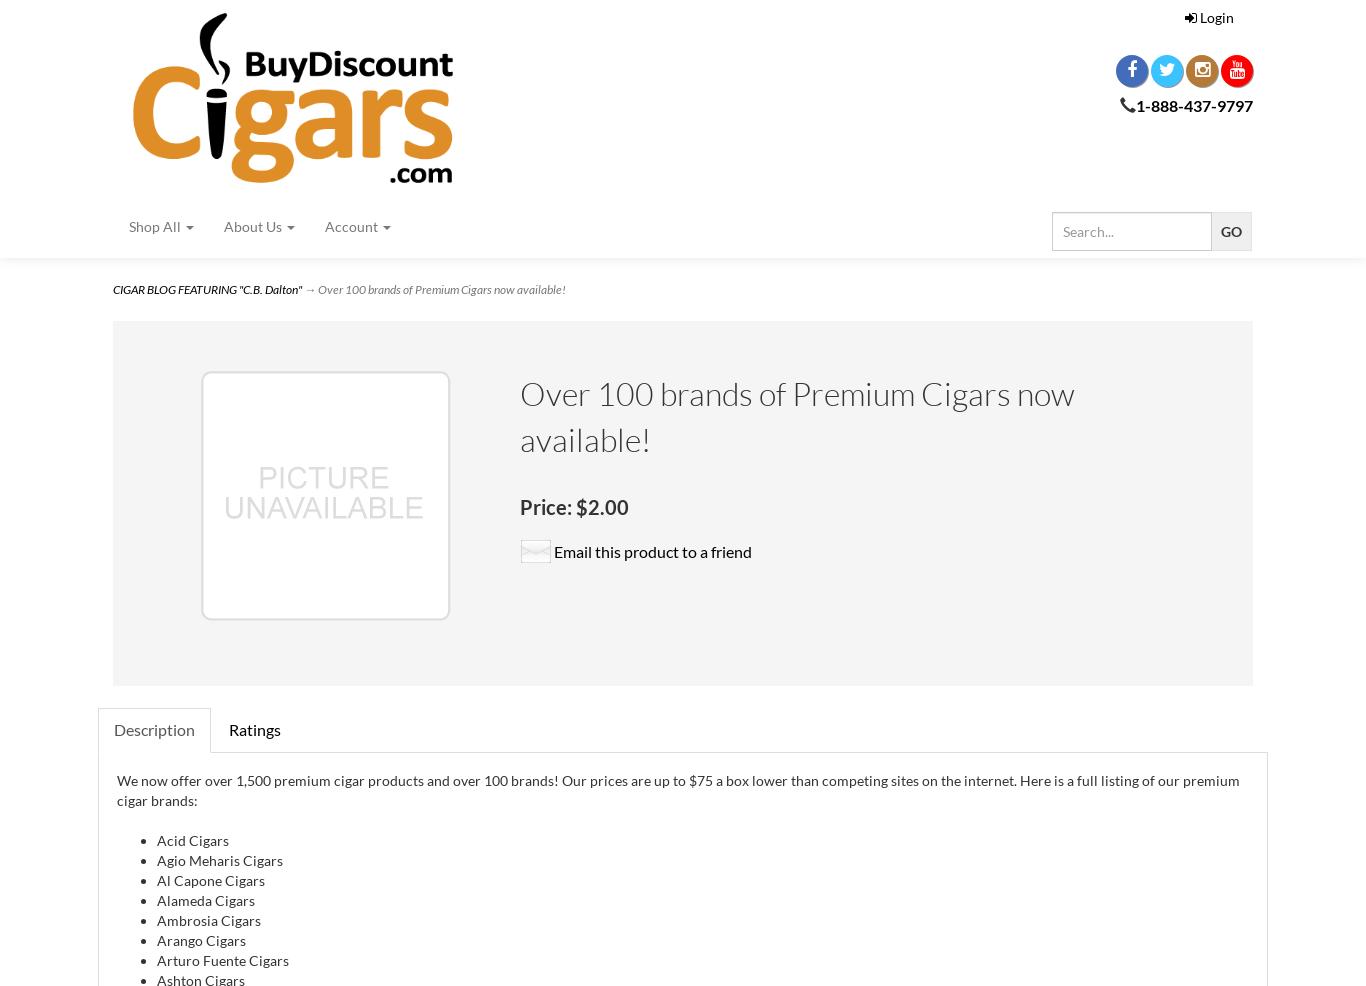 Image resolution: width=1366 pixels, height=986 pixels. I want to click on 'Alameda Cigars', so click(204, 898).